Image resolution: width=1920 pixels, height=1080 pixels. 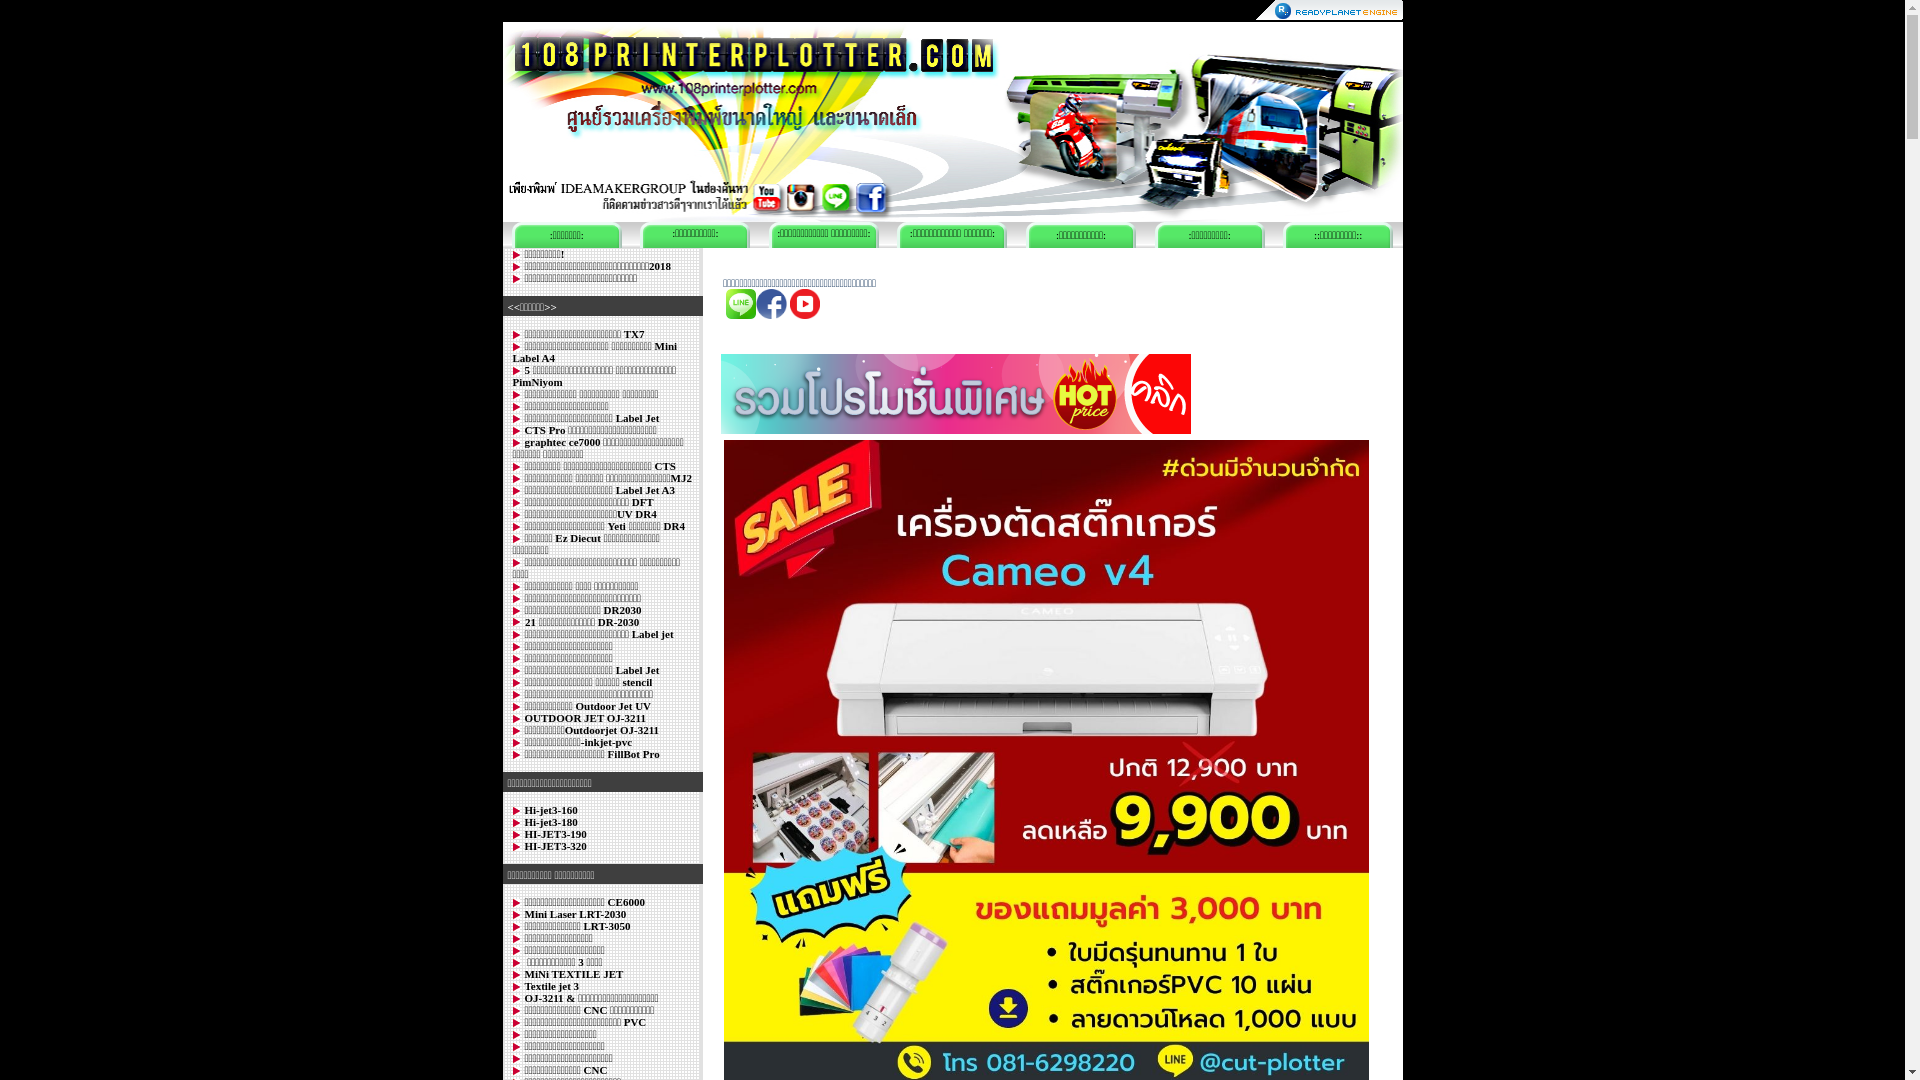 What do you see at coordinates (555, 833) in the screenshot?
I see `'HI-JET3-190'` at bounding box center [555, 833].